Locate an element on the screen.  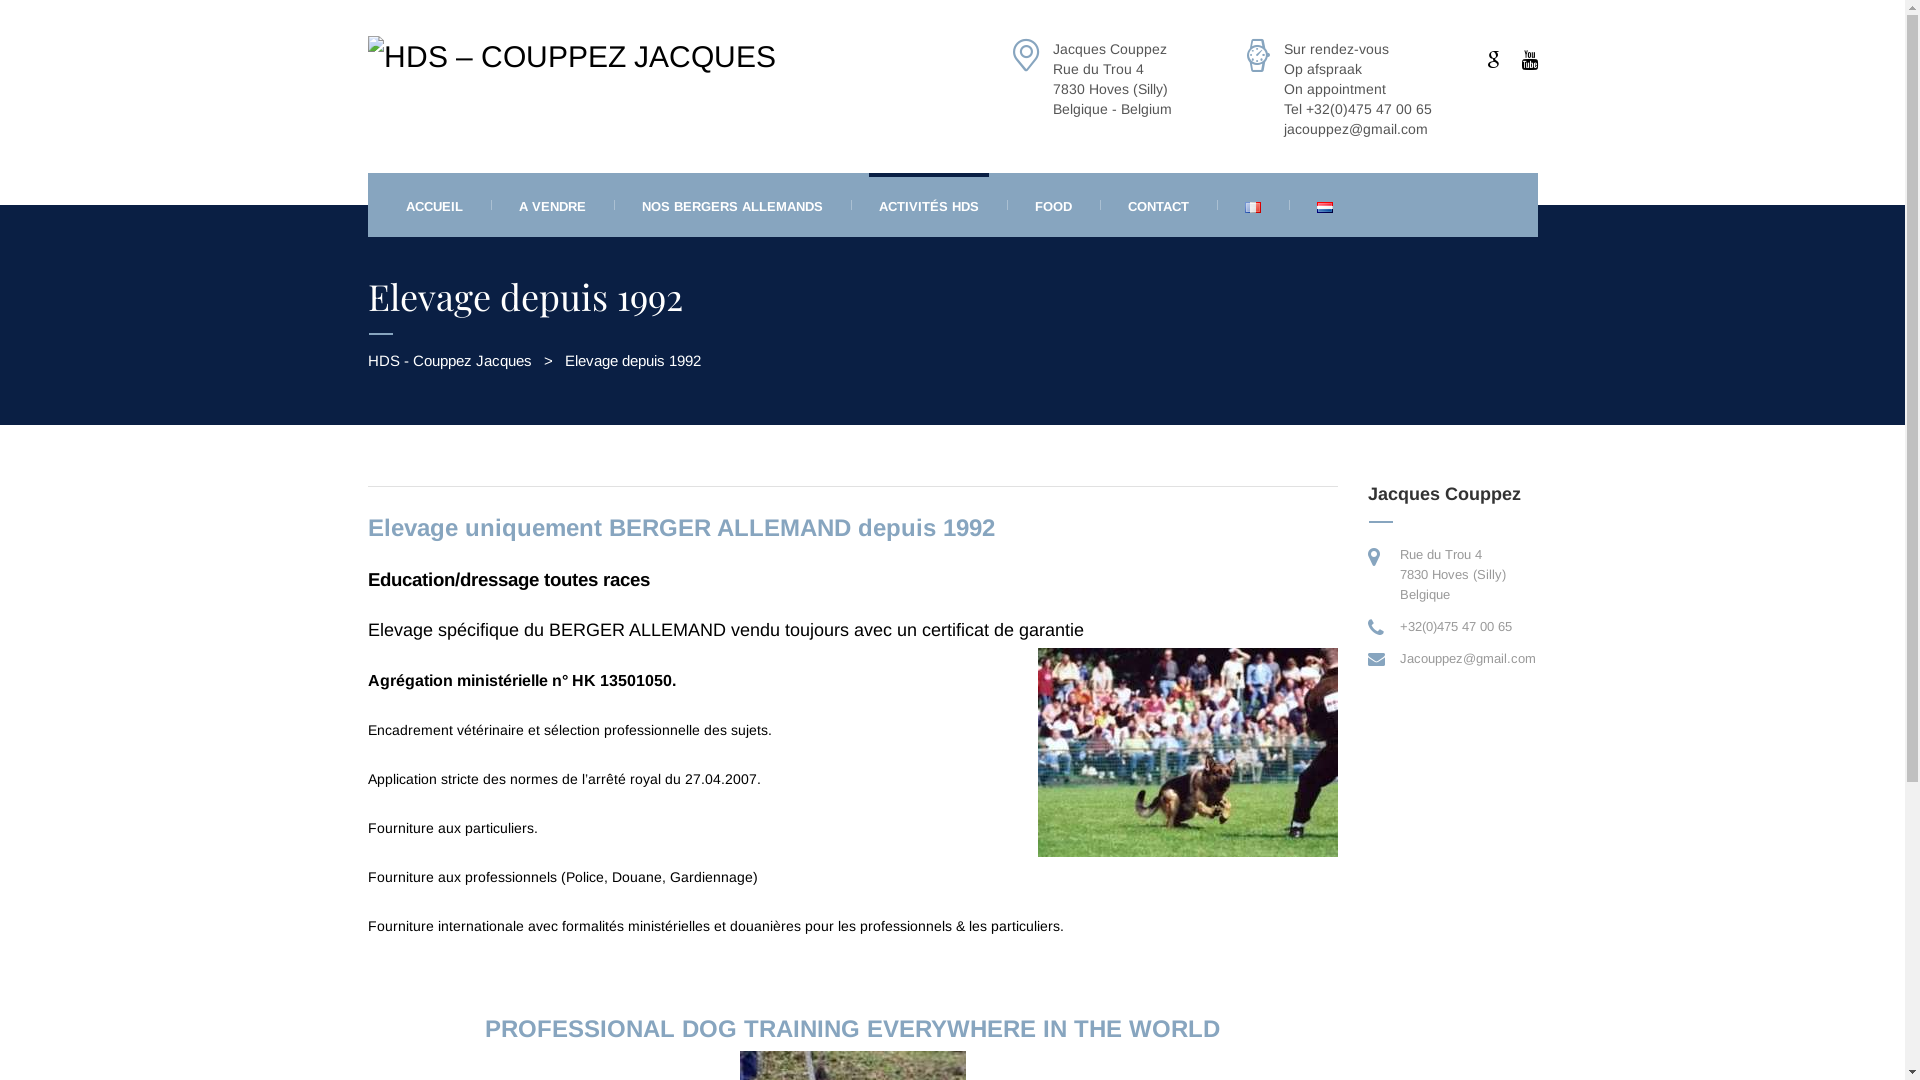
'CONTACT' is located at coordinates (1117, 204).